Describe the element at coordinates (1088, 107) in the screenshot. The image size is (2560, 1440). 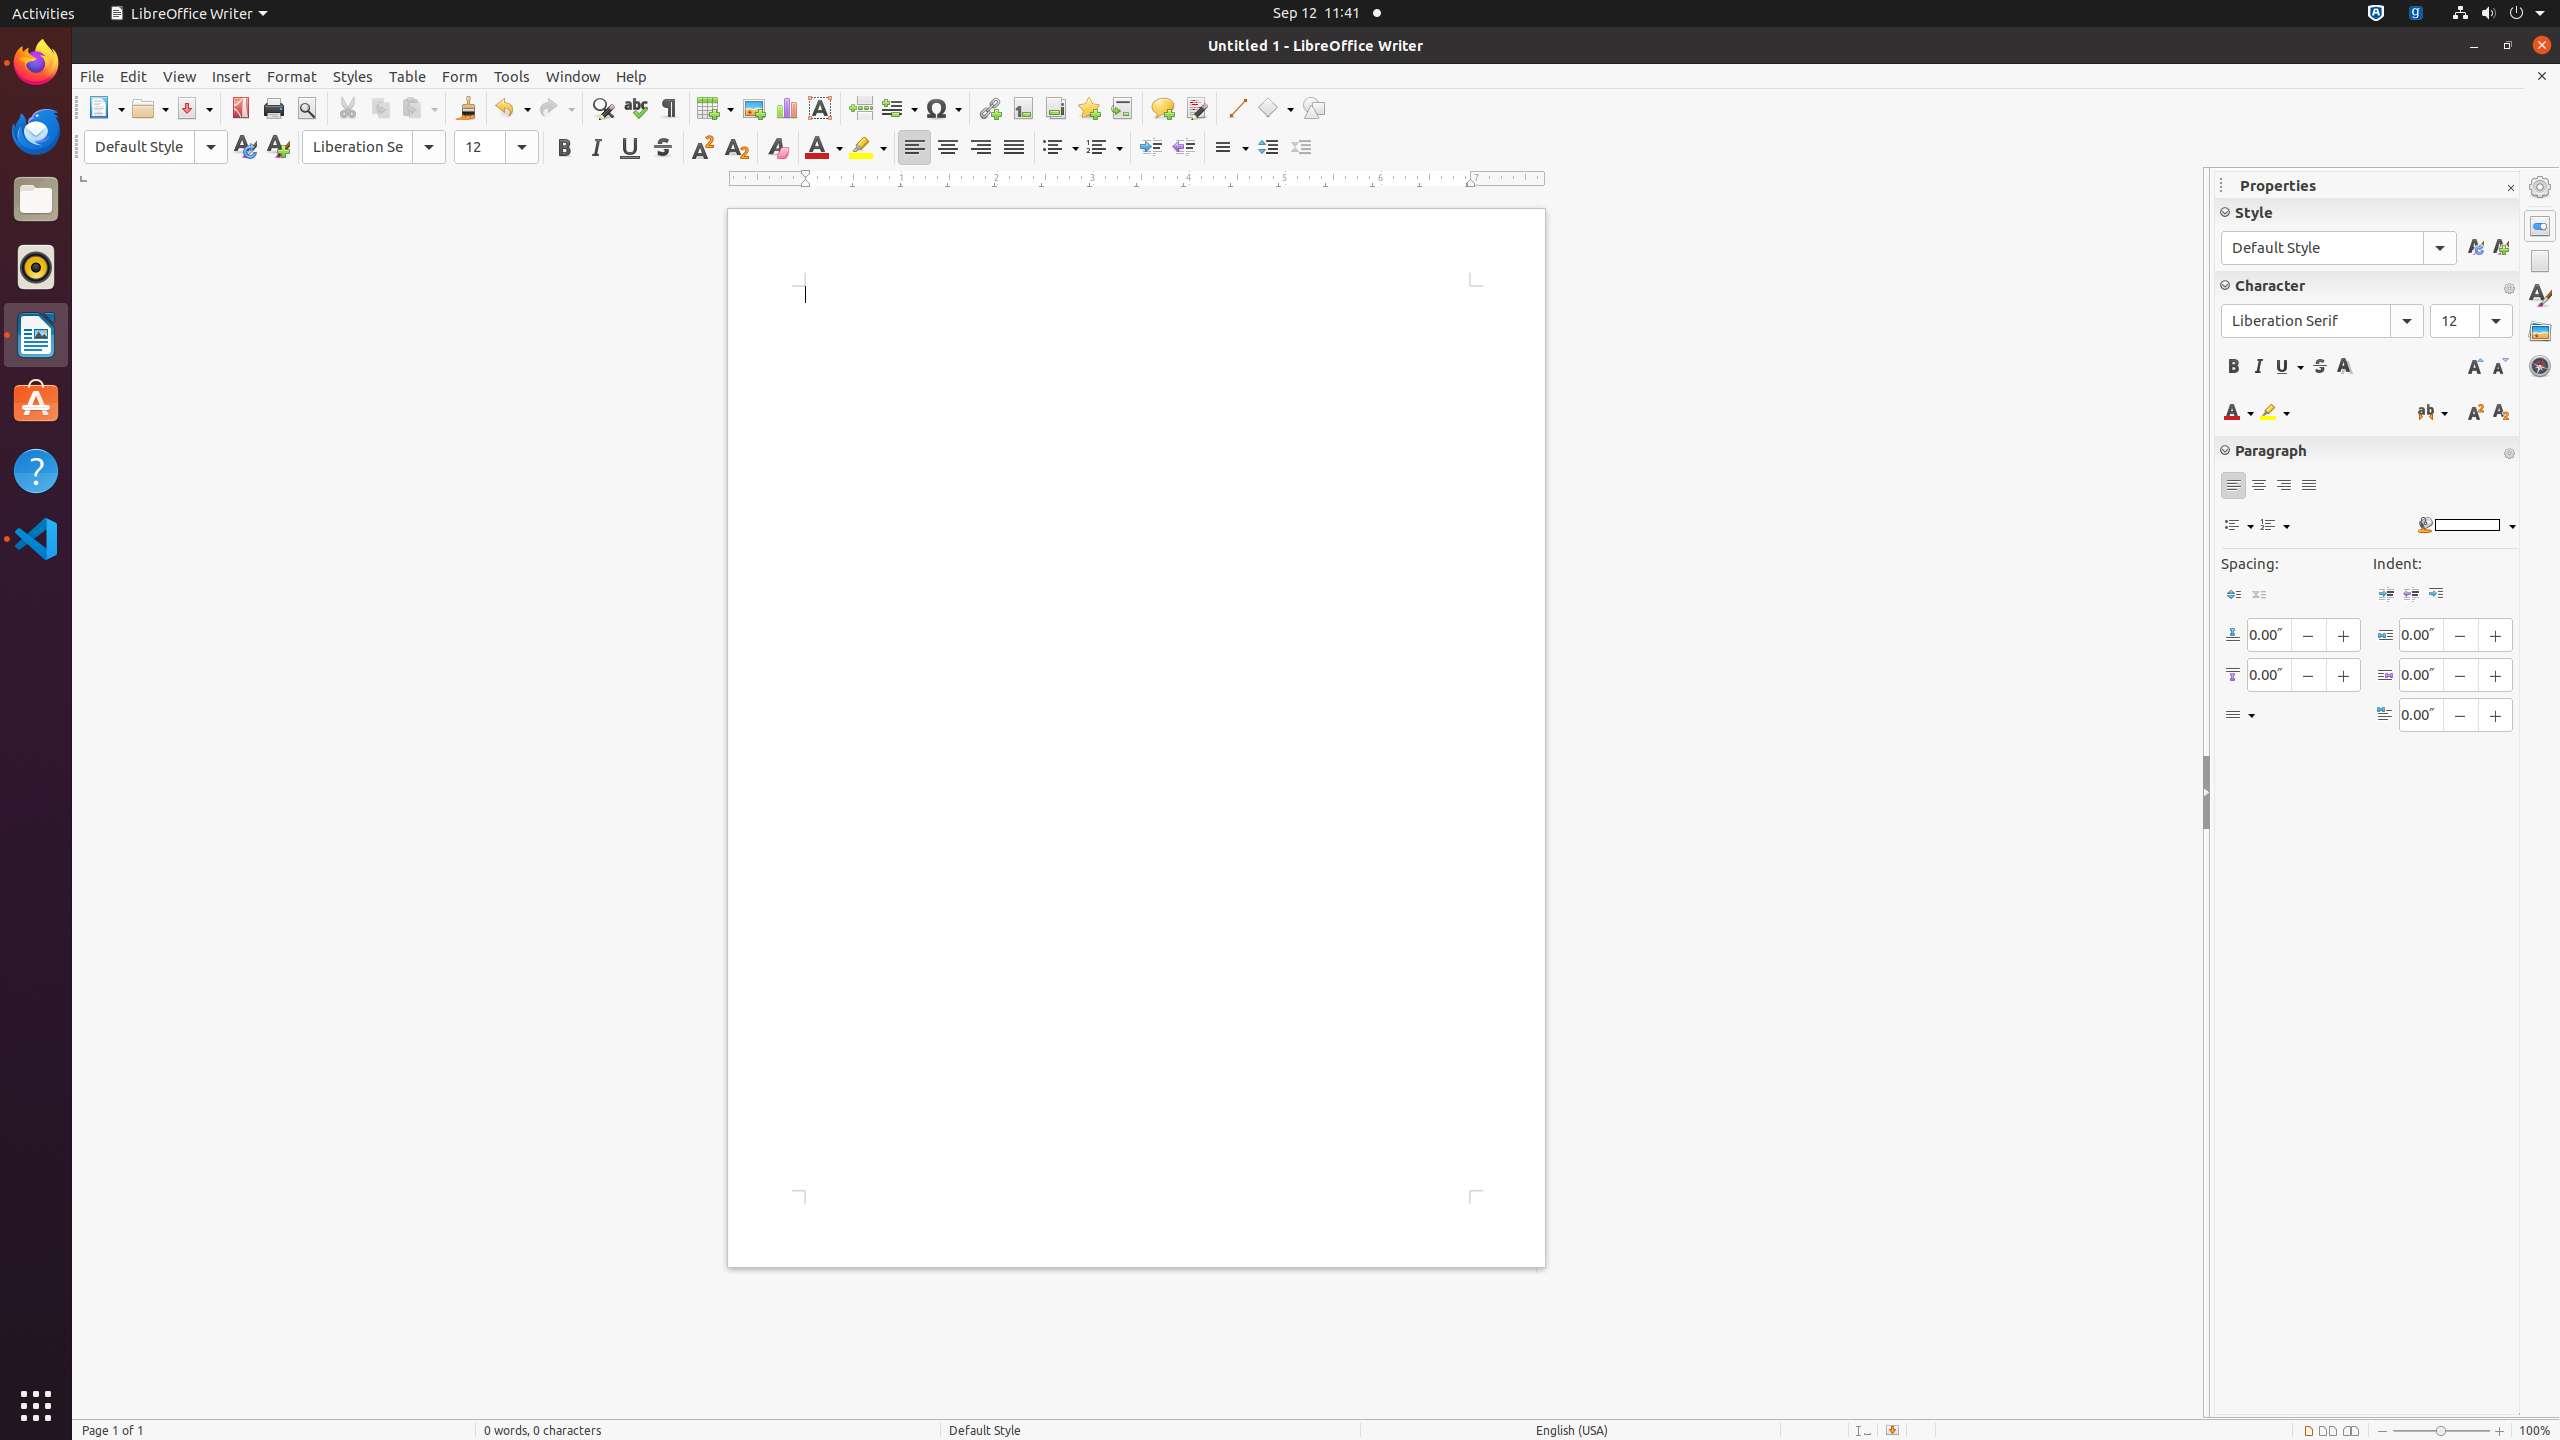
I see `'Bookmark'` at that location.